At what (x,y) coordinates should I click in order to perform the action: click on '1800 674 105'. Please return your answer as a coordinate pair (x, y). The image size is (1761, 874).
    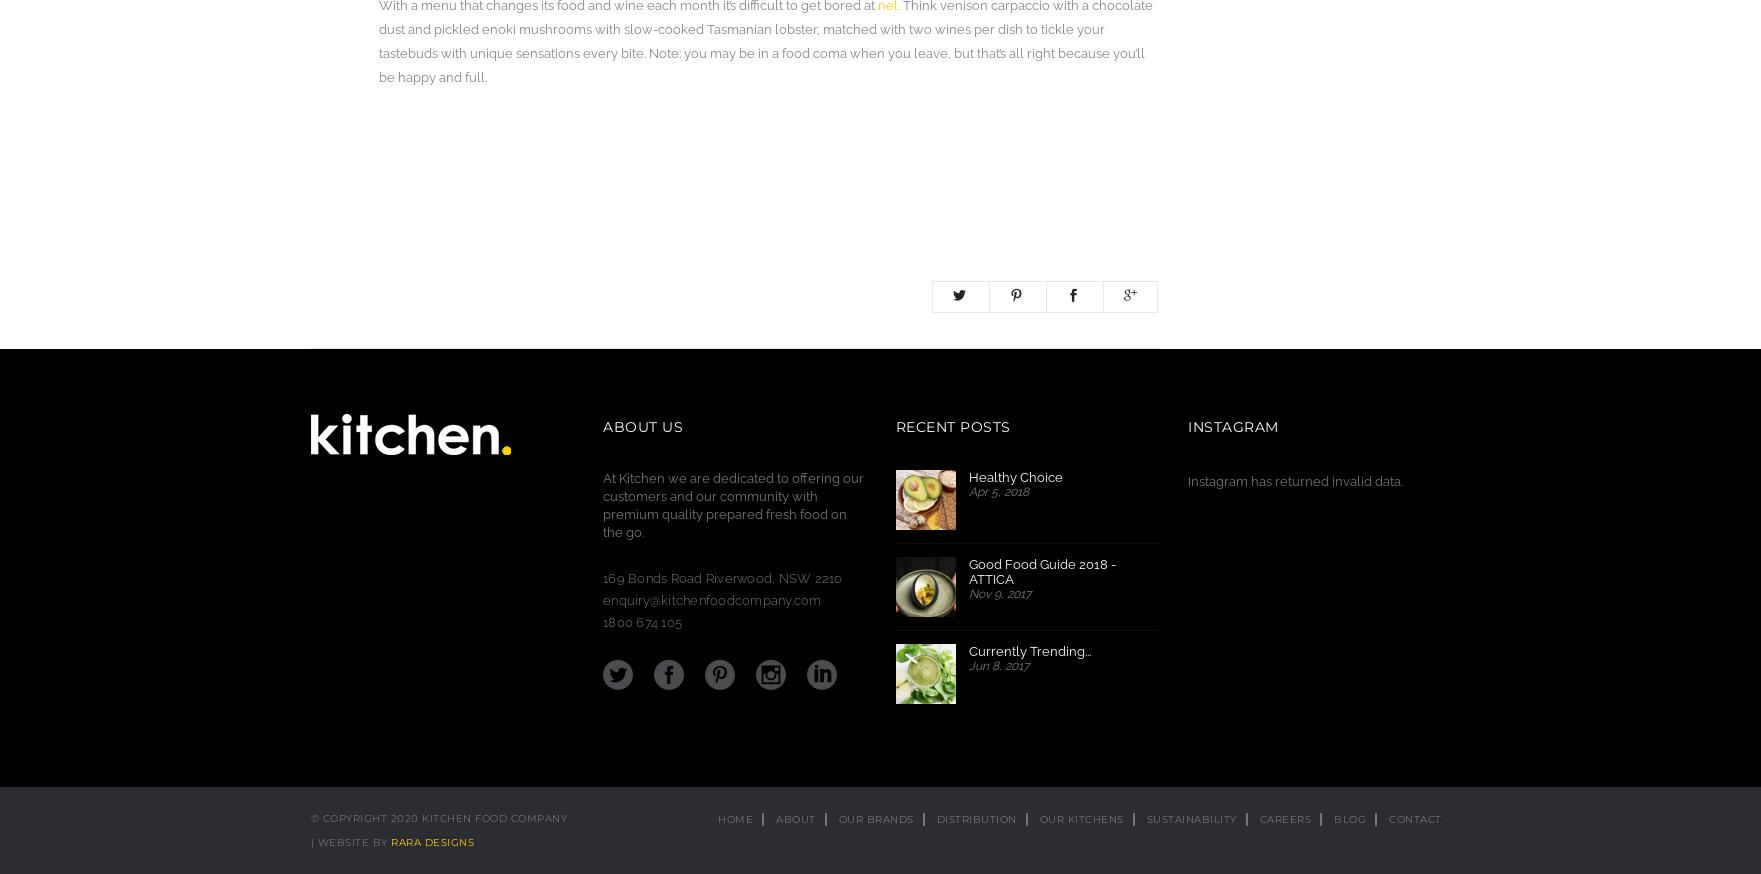
    Looking at the image, I should click on (642, 621).